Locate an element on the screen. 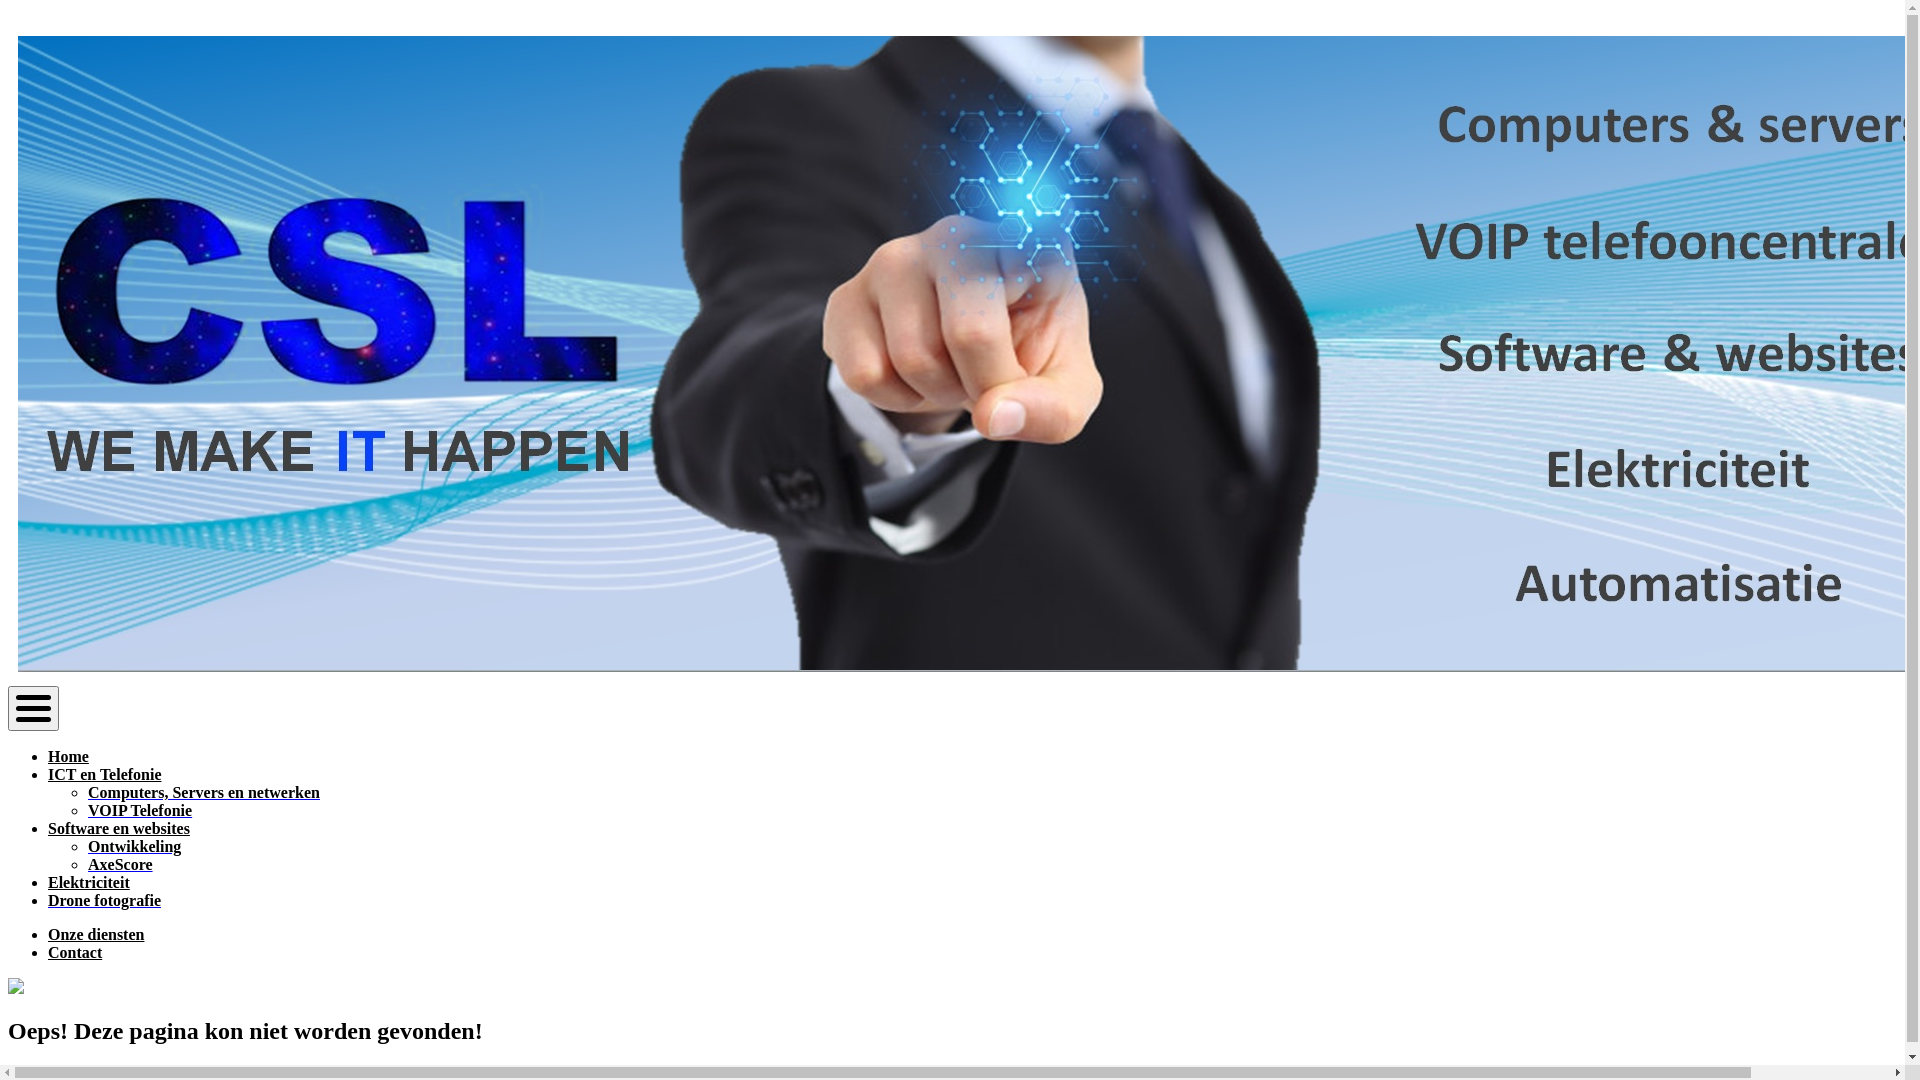 Image resolution: width=1920 pixels, height=1080 pixels. 'Onze diensten' is located at coordinates (48, 934).